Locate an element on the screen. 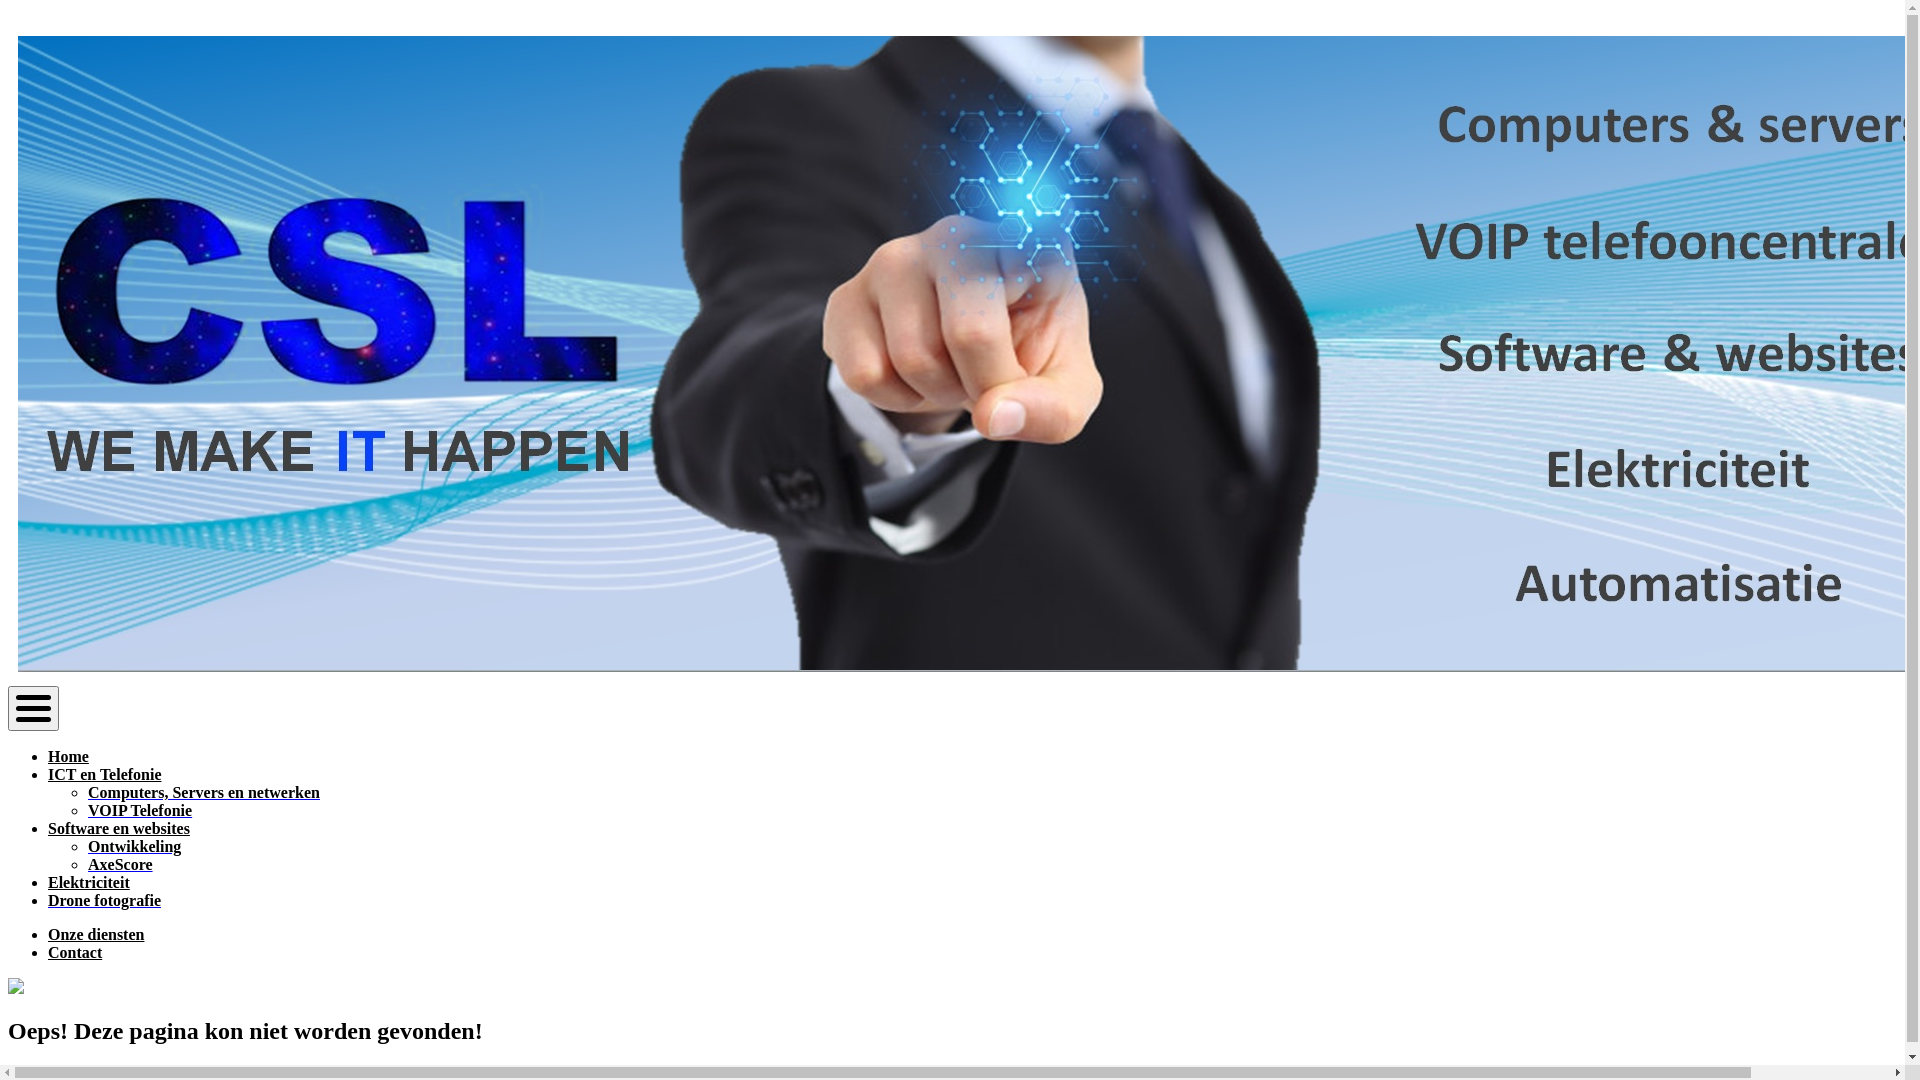 Image resolution: width=1920 pixels, height=1080 pixels. 'Onze diensten' is located at coordinates (48, 934).